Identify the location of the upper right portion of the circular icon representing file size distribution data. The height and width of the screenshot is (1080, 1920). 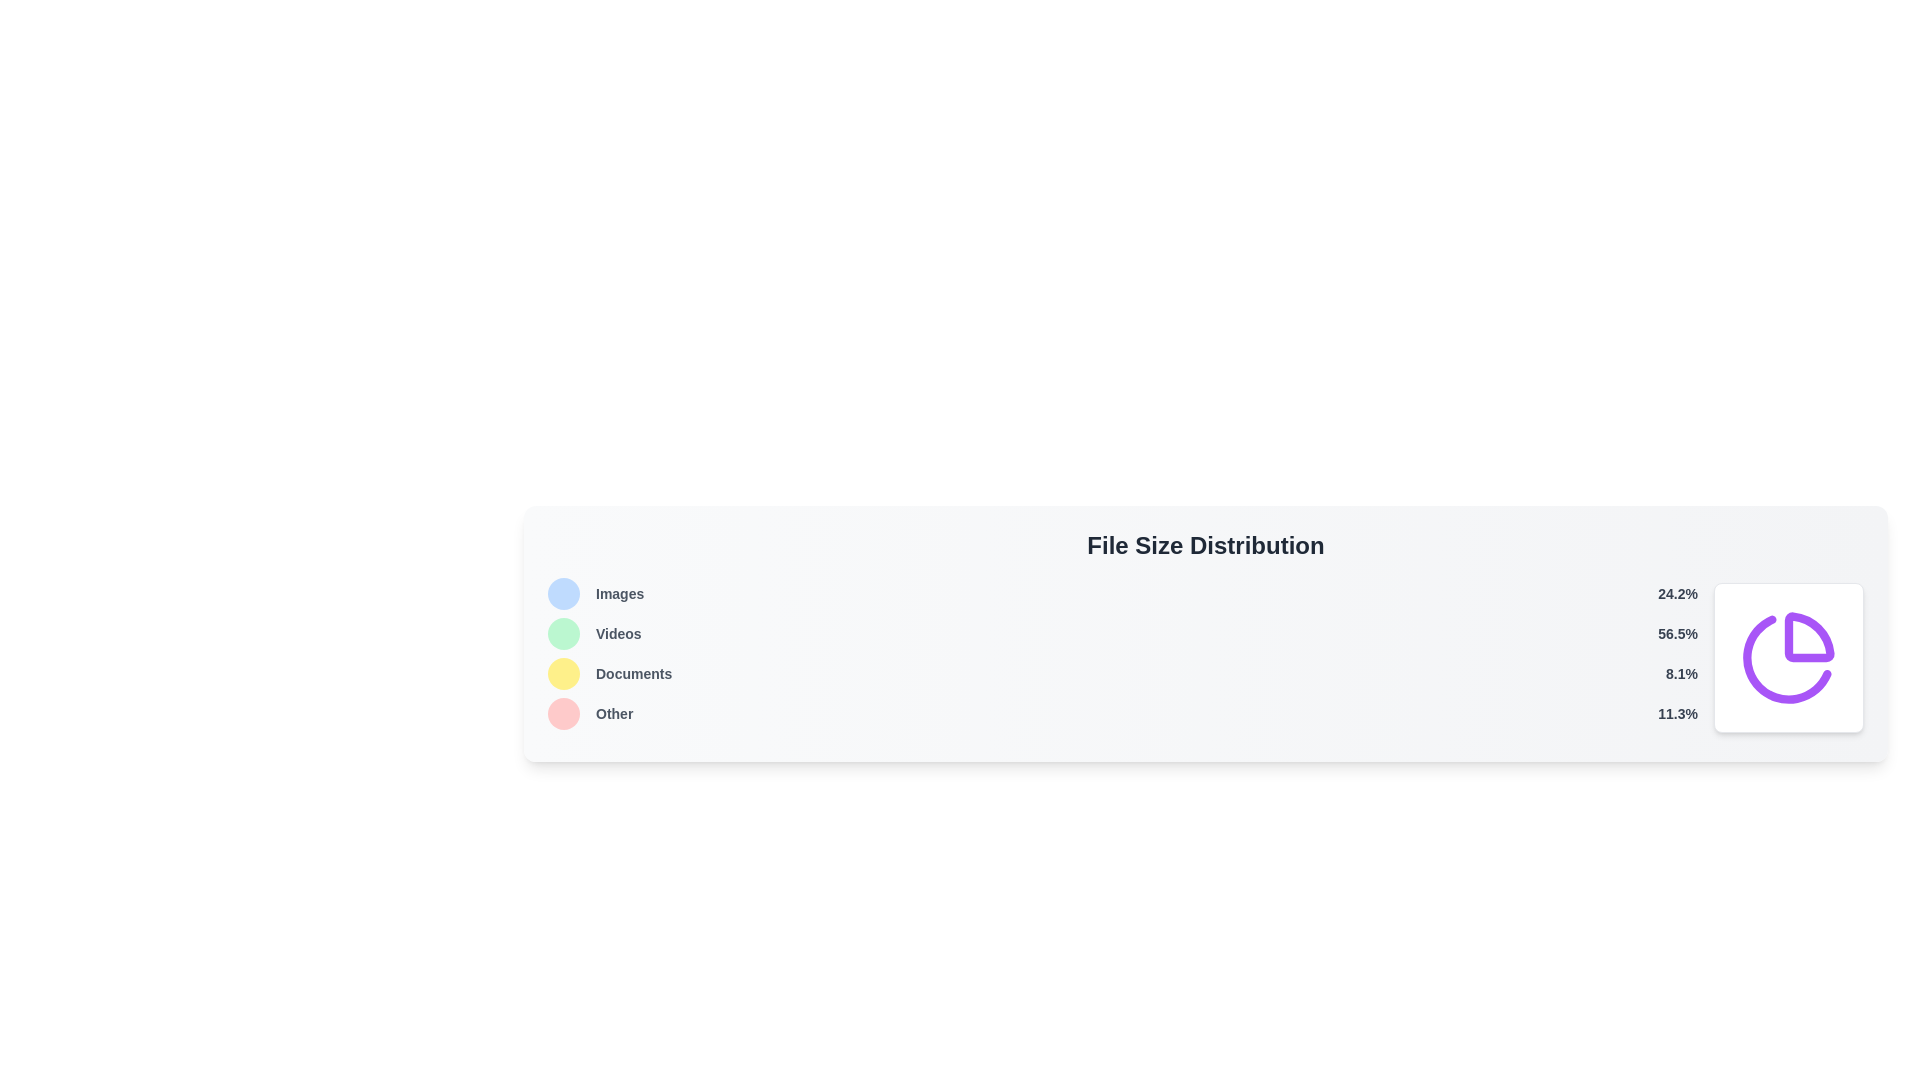
(1809, 637).